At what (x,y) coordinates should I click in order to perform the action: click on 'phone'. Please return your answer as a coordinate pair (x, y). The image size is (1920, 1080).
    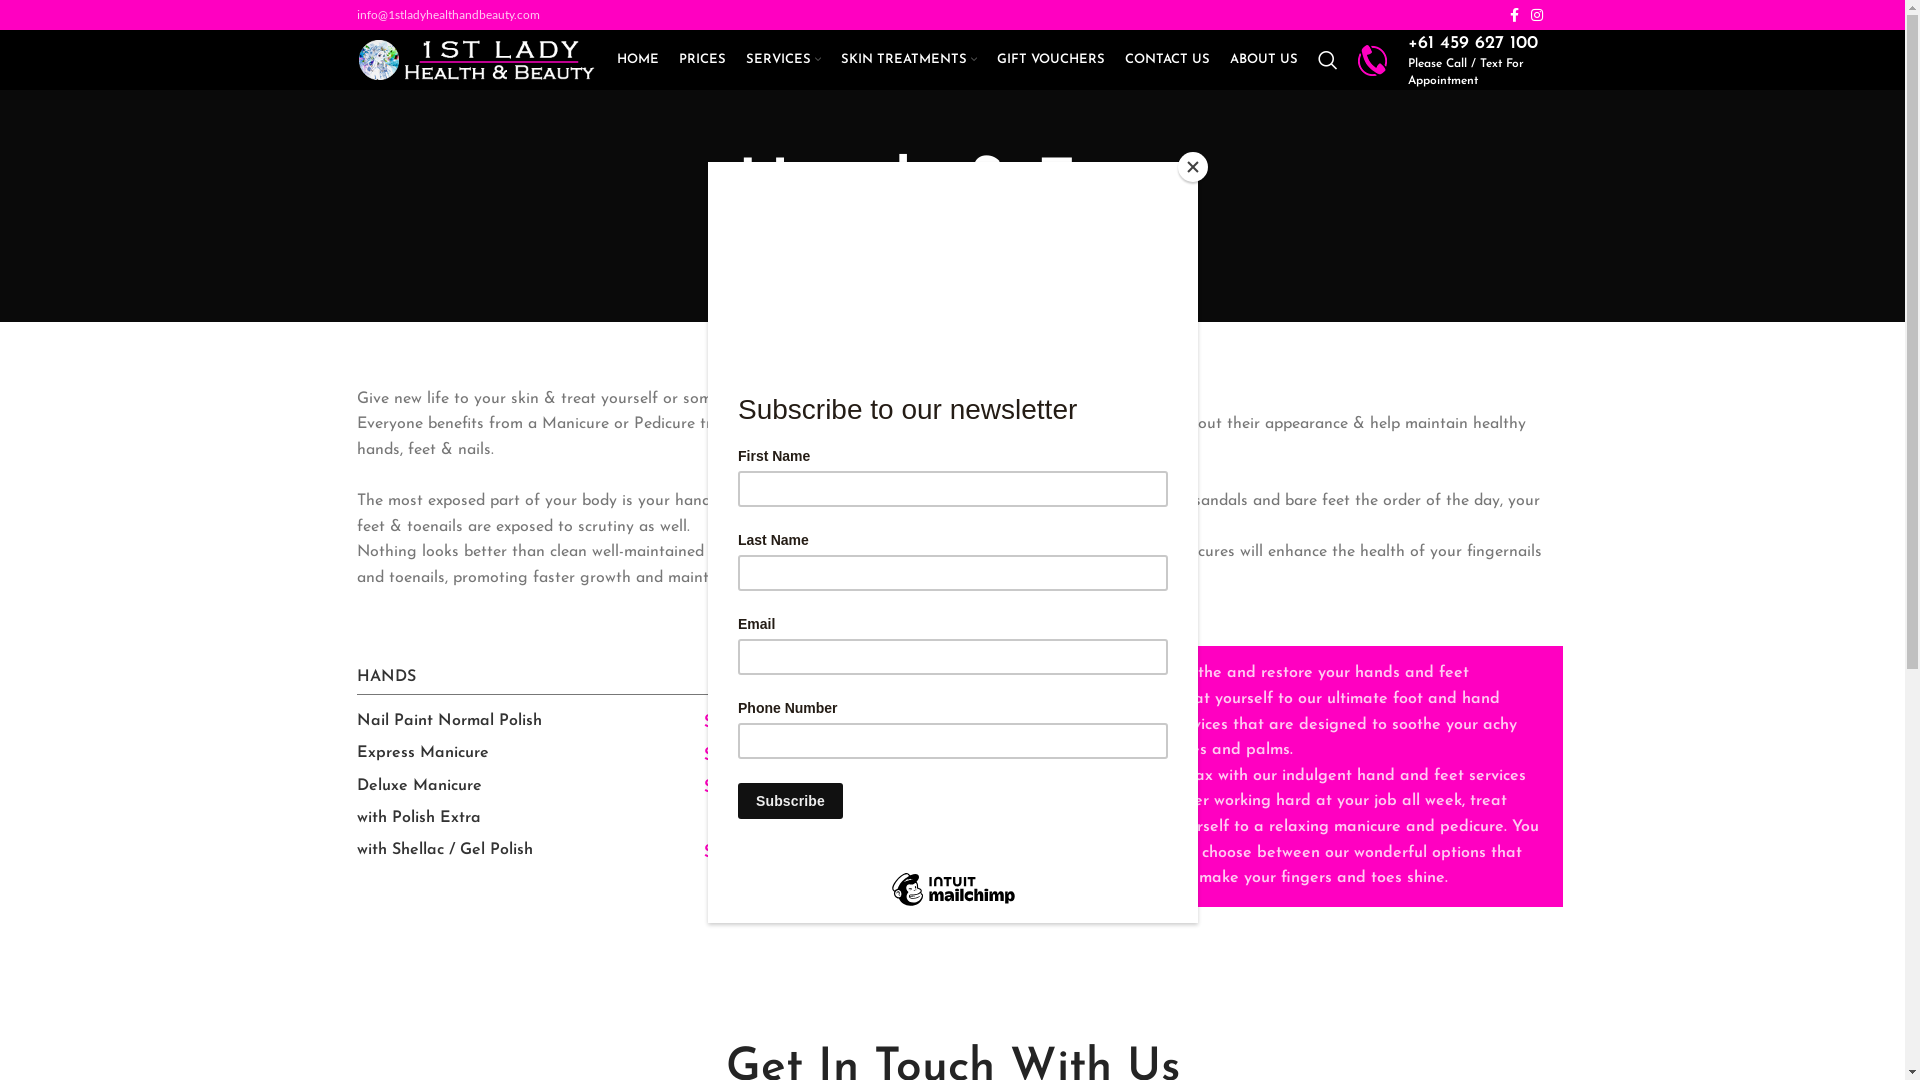
    Looking at the image, I should click on (1358, 58).